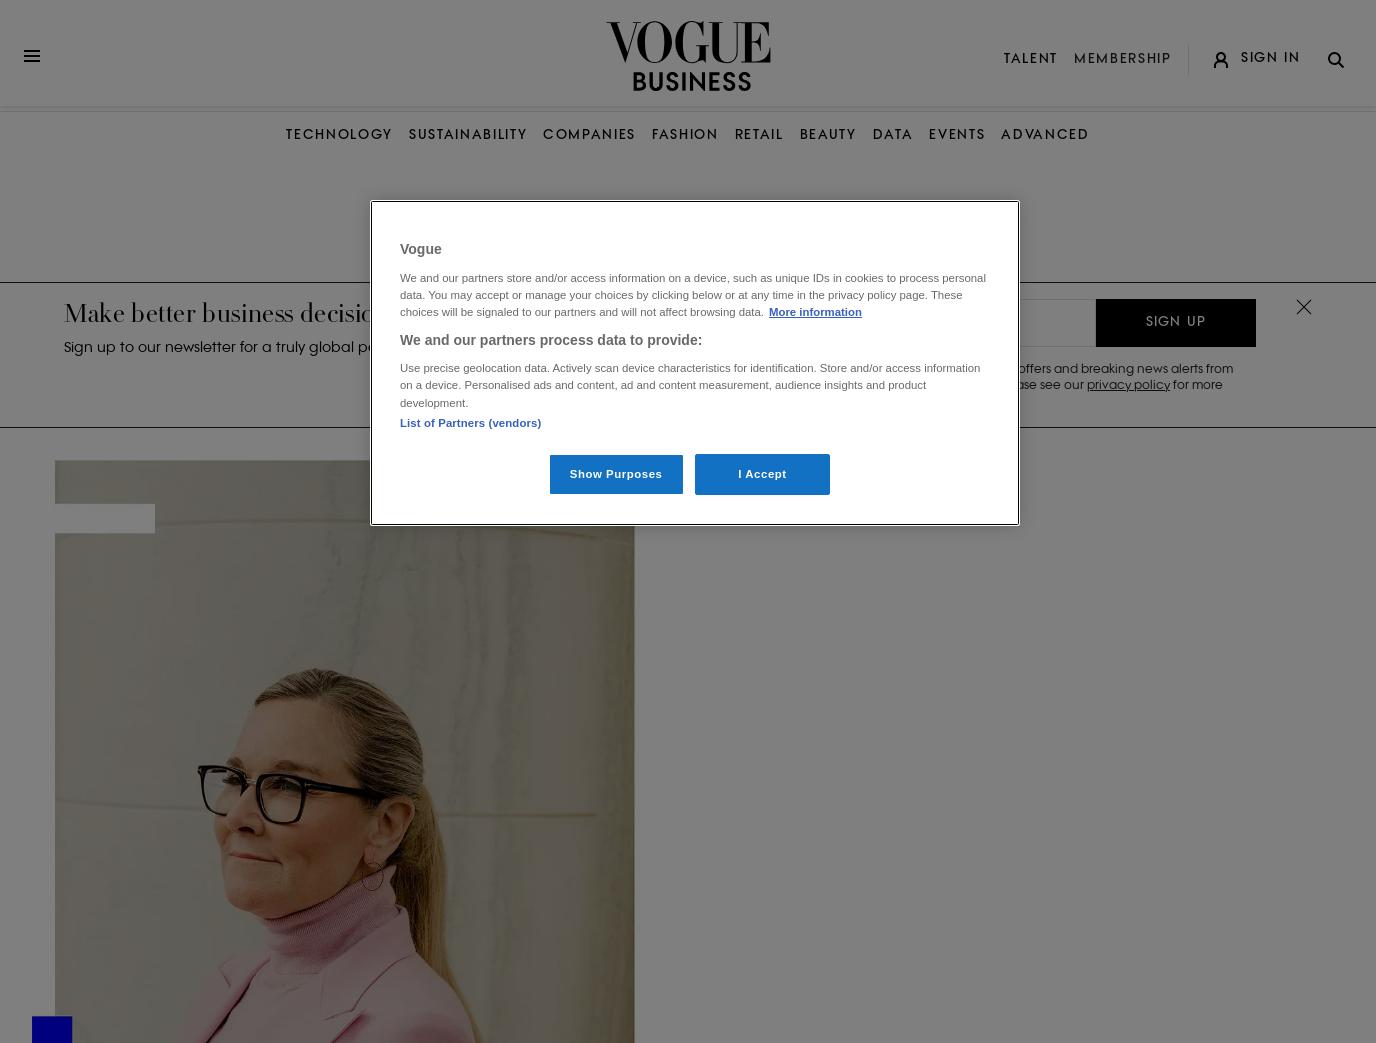  What do you see at coordinates (1174, 320) in the screenshot?
I see `'Sign Up'` at bounding box center [1174, 320].